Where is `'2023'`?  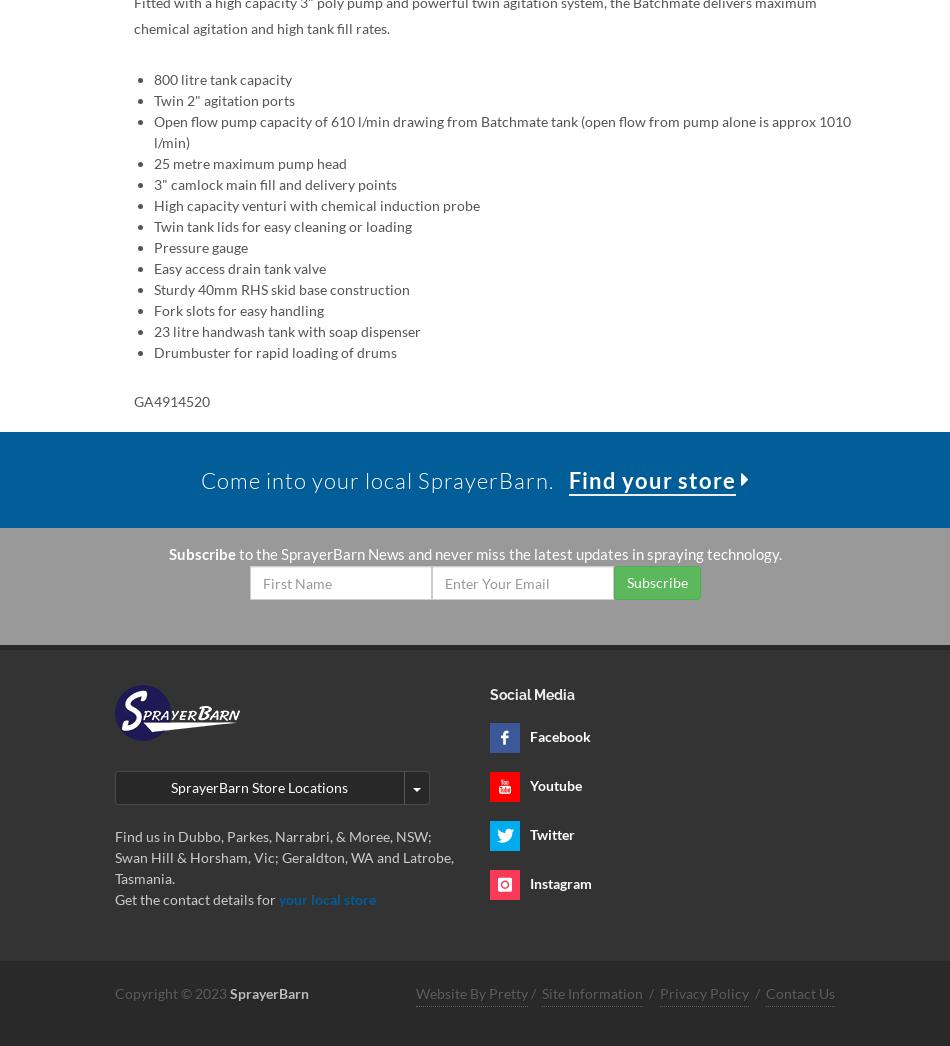
'2023' is located at coordinates (212, 992).